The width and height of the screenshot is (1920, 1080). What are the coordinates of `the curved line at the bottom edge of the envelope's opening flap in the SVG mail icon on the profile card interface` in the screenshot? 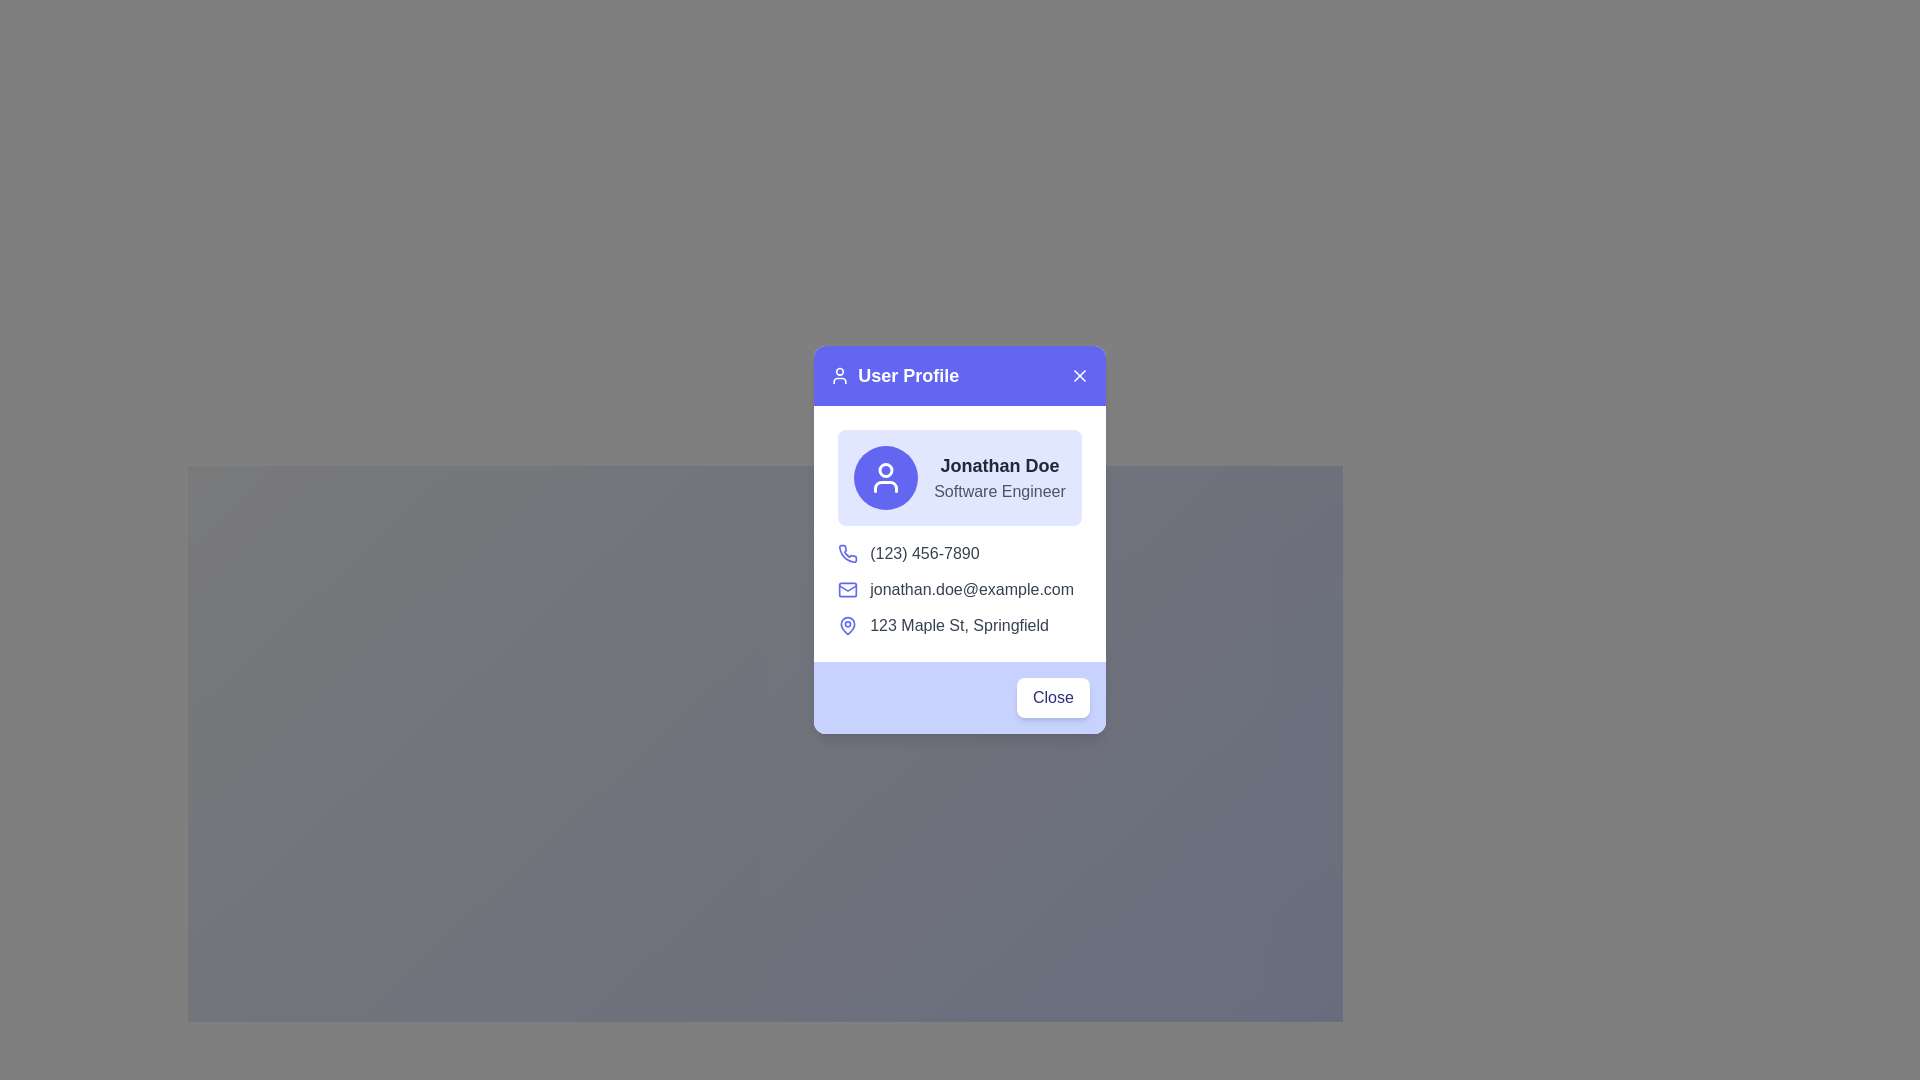 It's located at (848, 587).